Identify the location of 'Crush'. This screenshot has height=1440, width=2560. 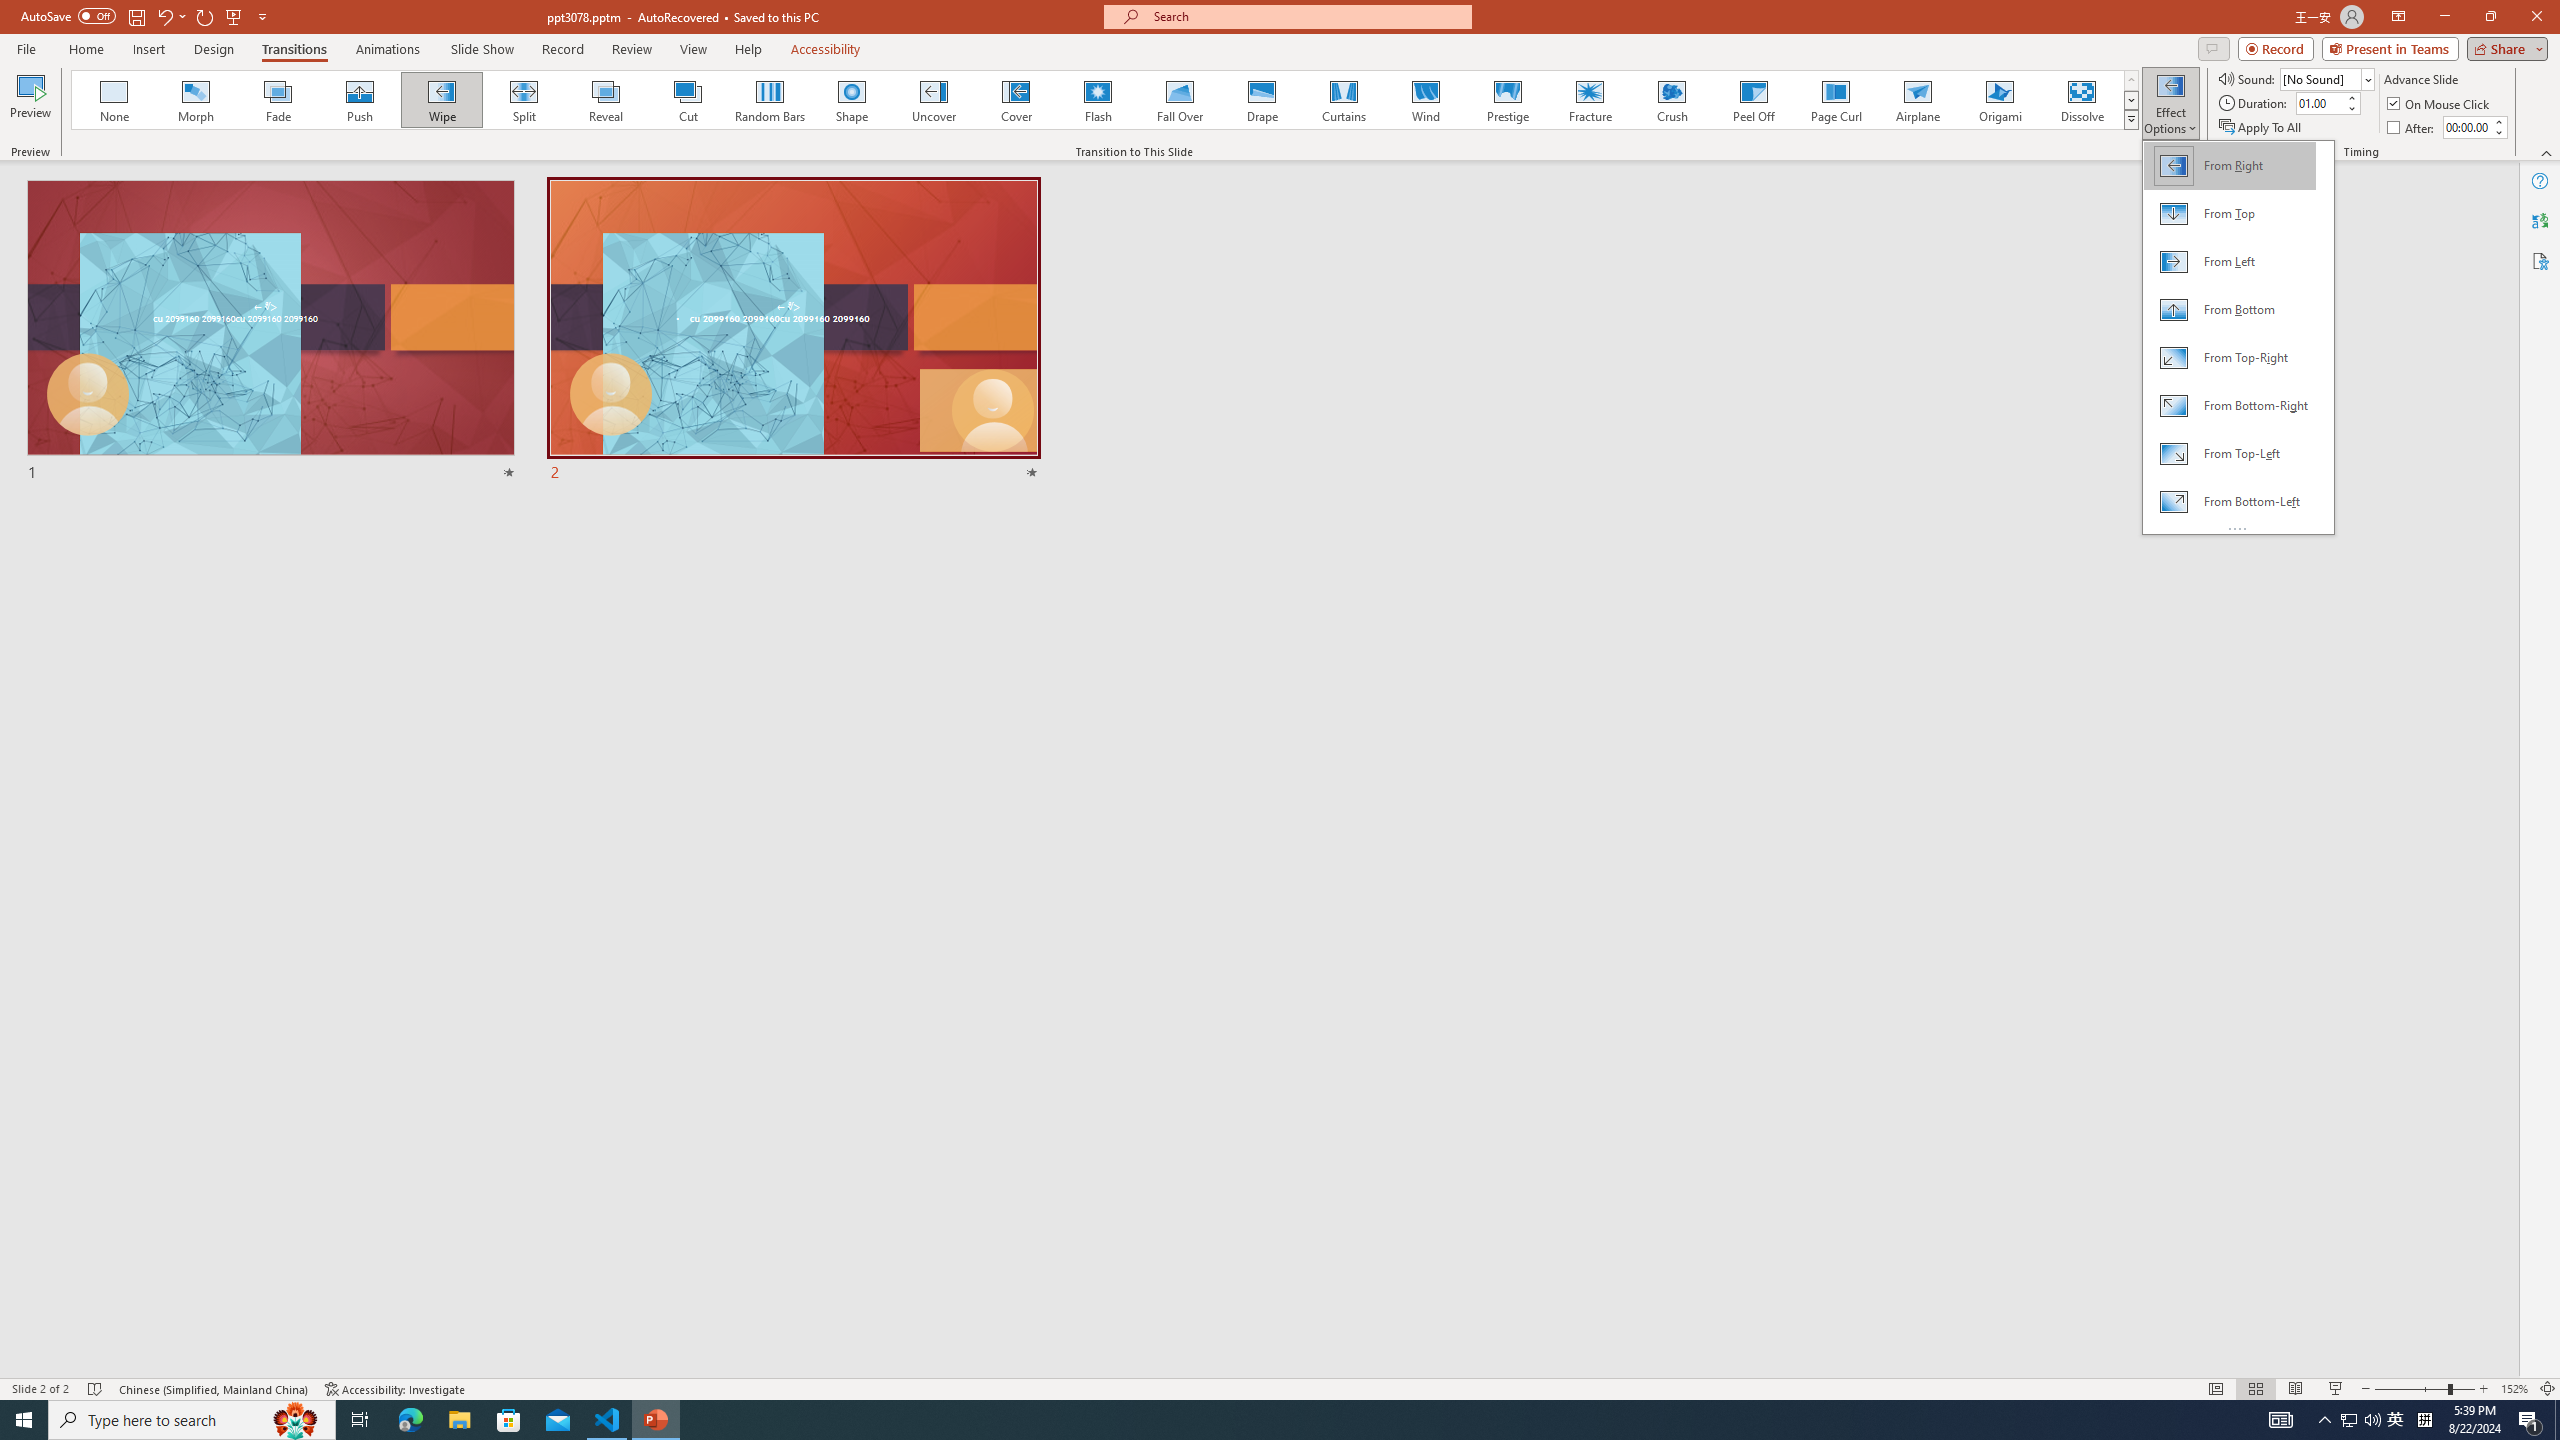
(1671, 99).